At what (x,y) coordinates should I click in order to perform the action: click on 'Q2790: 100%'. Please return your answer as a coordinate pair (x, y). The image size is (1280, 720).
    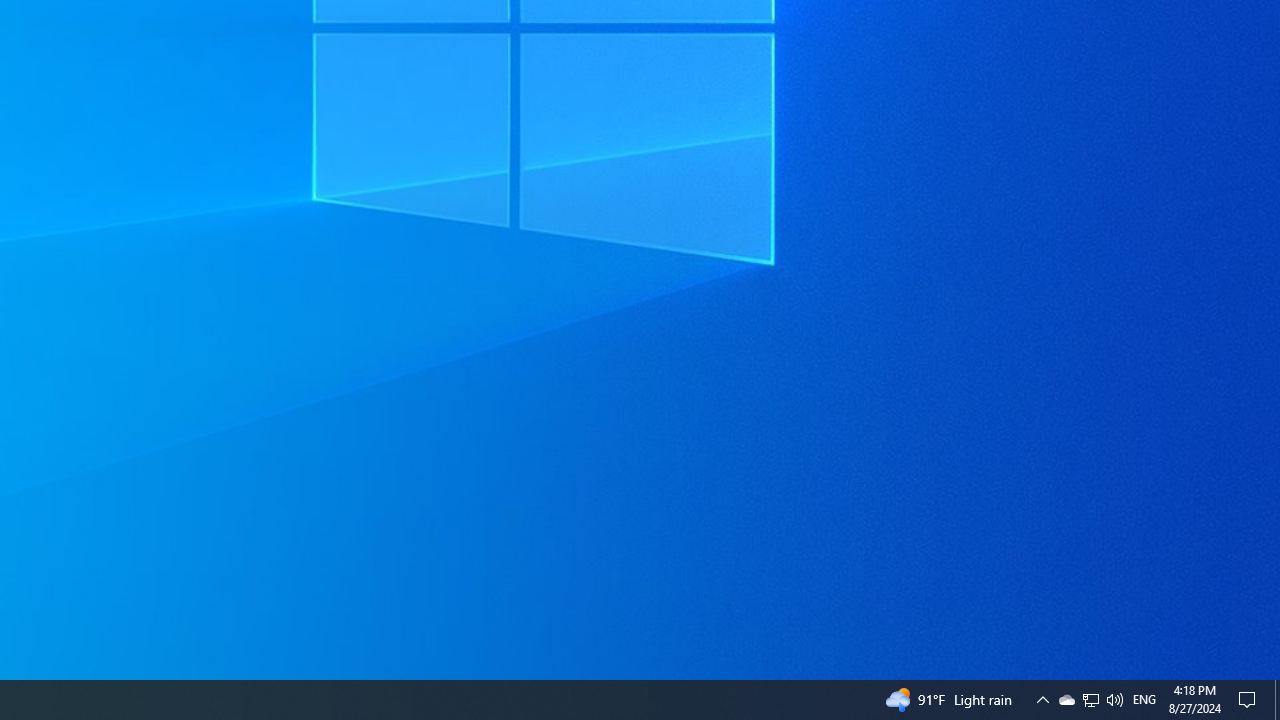
    Looking at the image, I should click on (1065, 698).